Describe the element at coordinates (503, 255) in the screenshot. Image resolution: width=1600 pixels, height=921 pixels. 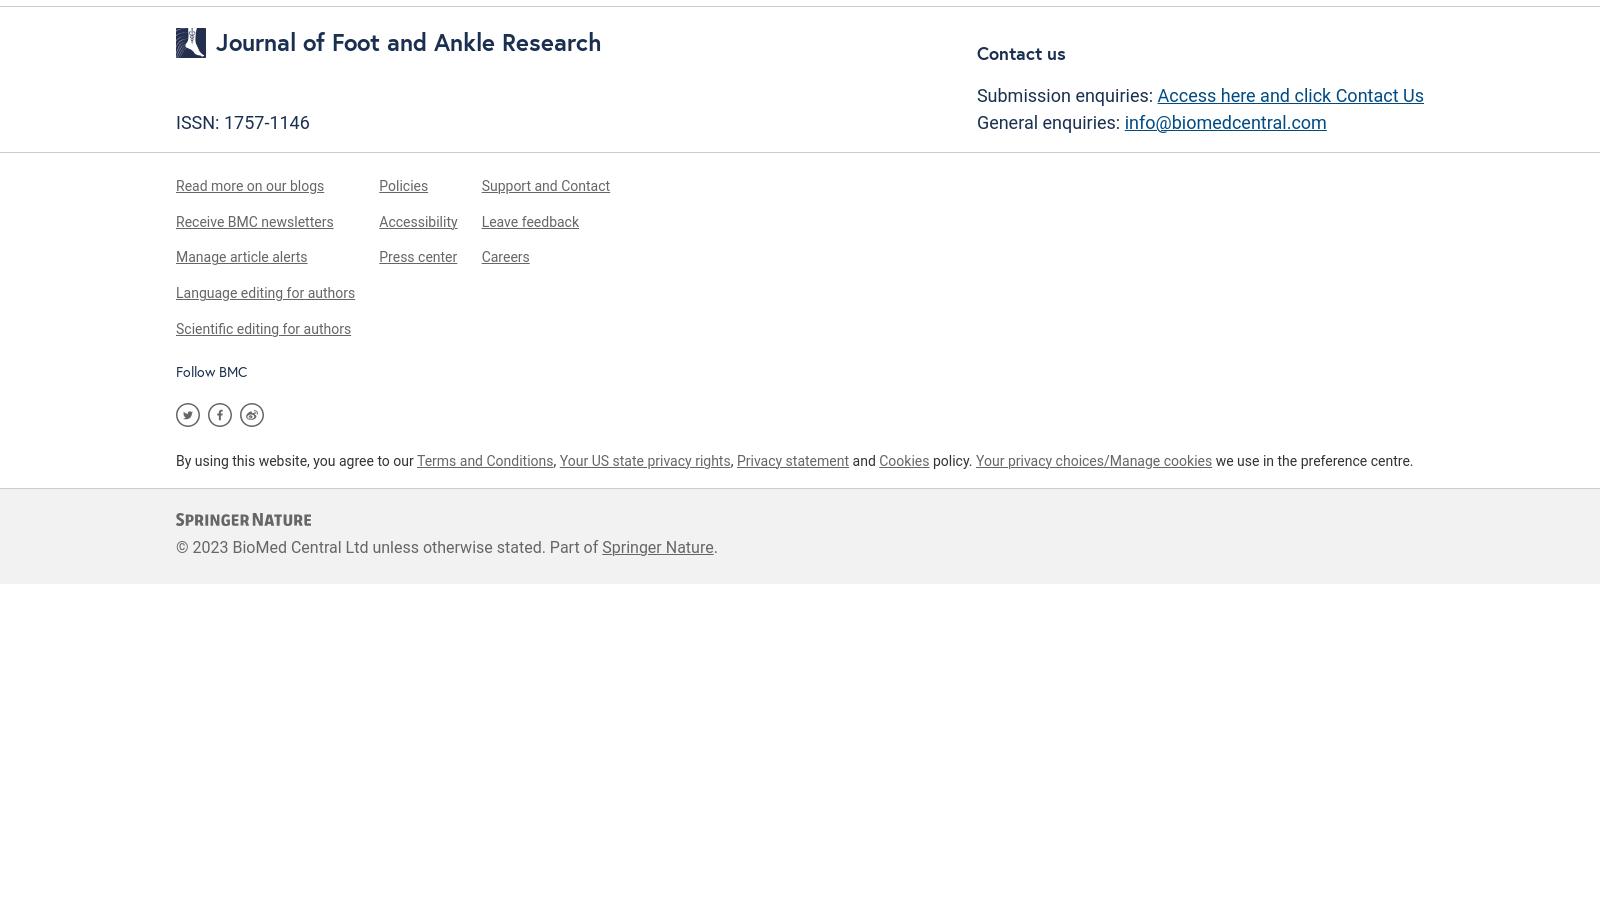
I see `'Careers'` at that location.